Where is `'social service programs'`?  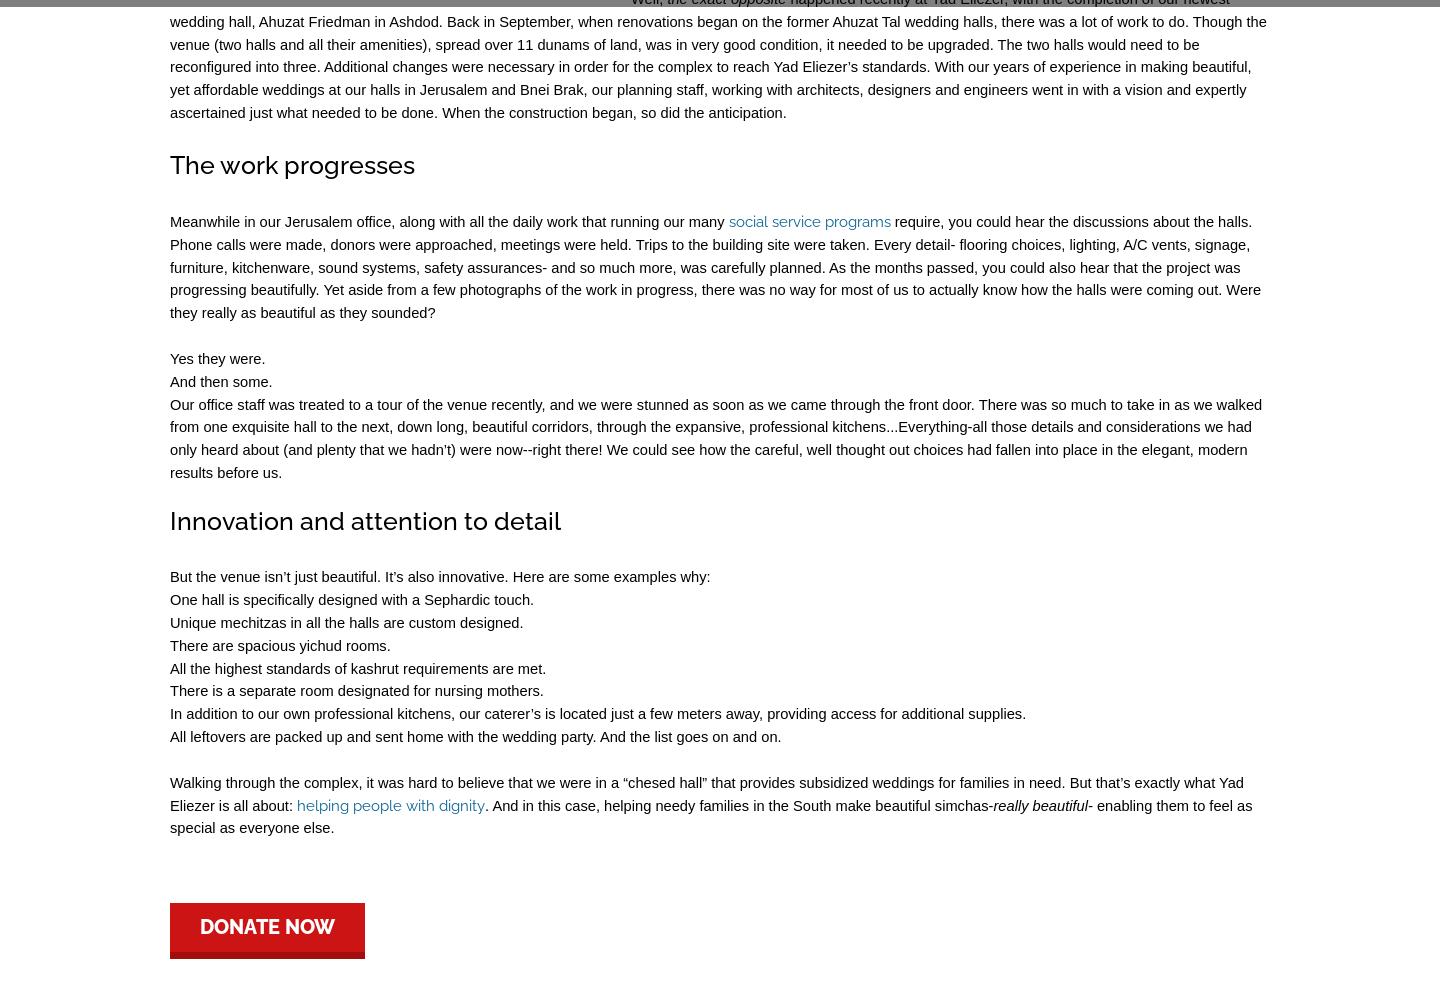
'social service programs' is located at coordinates (808, 220).